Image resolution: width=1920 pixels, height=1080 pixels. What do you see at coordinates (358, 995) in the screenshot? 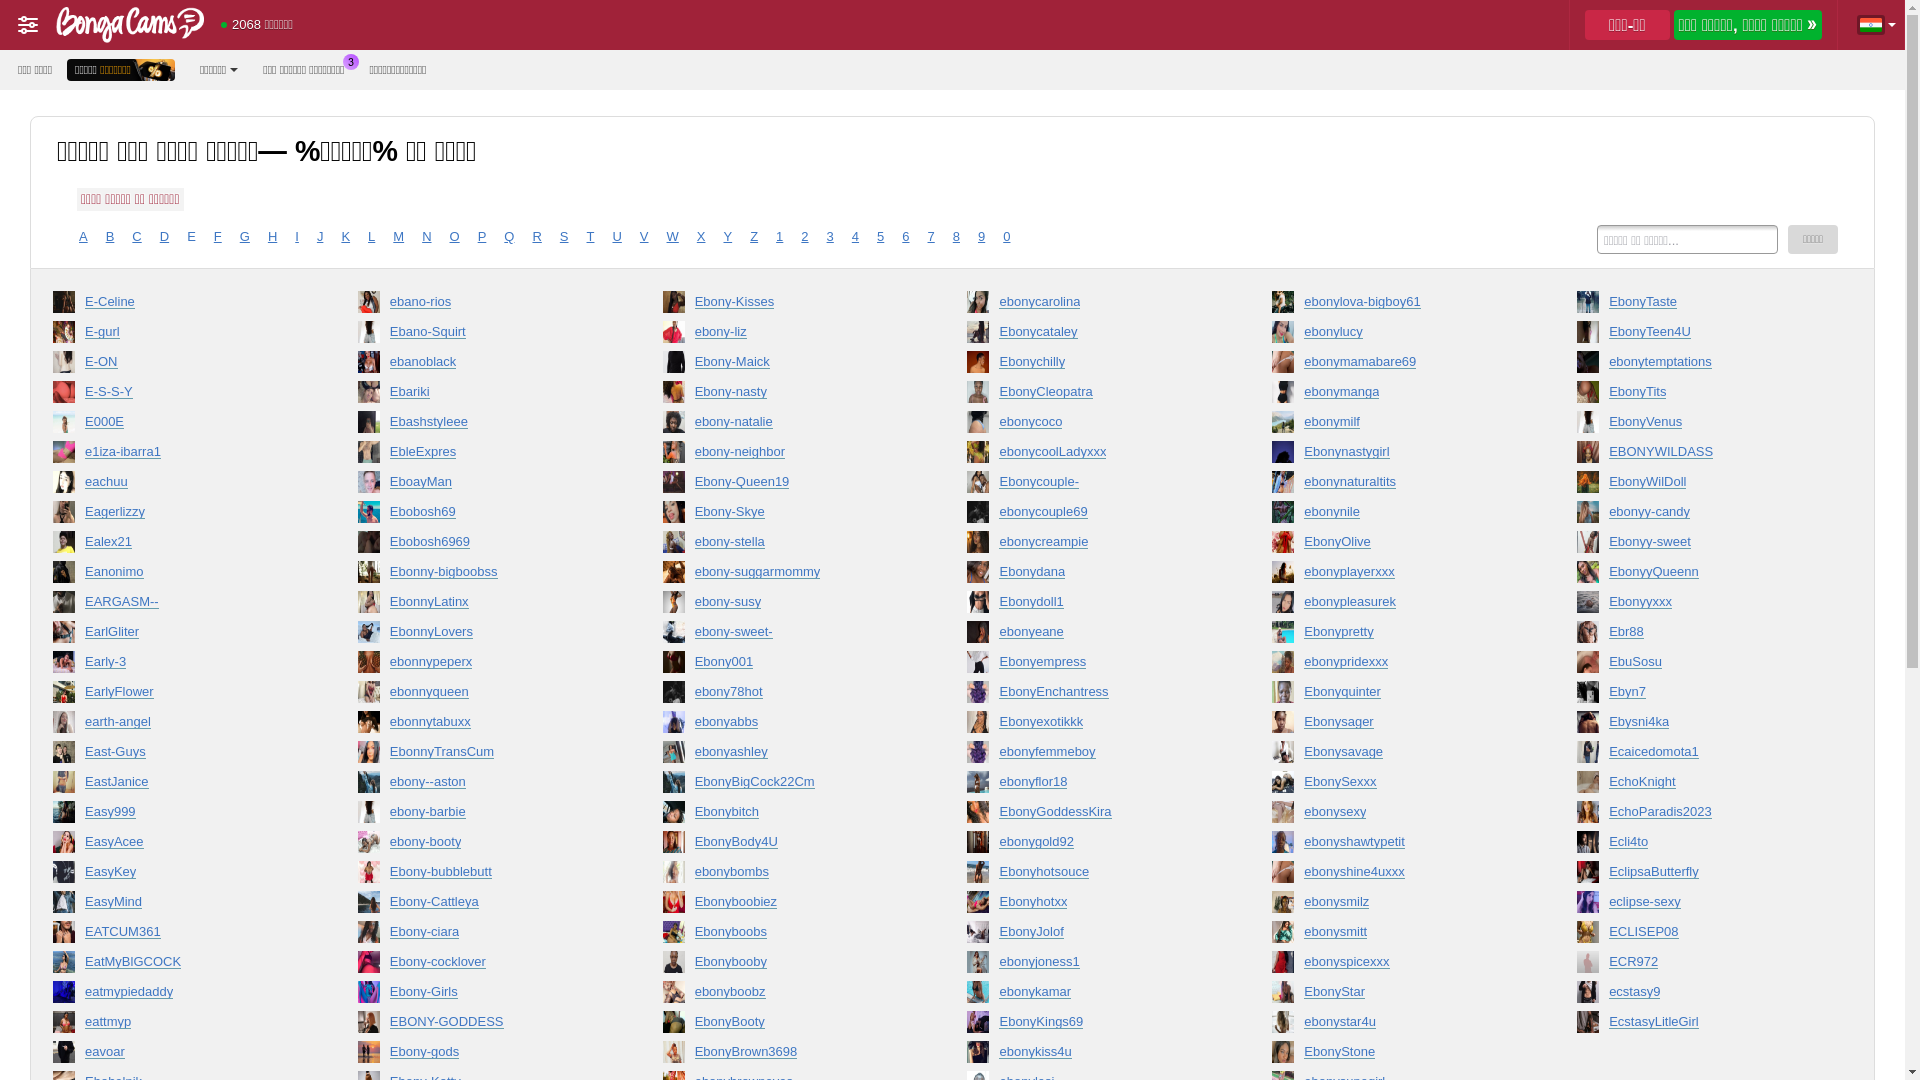
I see `'Ebony-Girls'` at bounding box center [358, 995].